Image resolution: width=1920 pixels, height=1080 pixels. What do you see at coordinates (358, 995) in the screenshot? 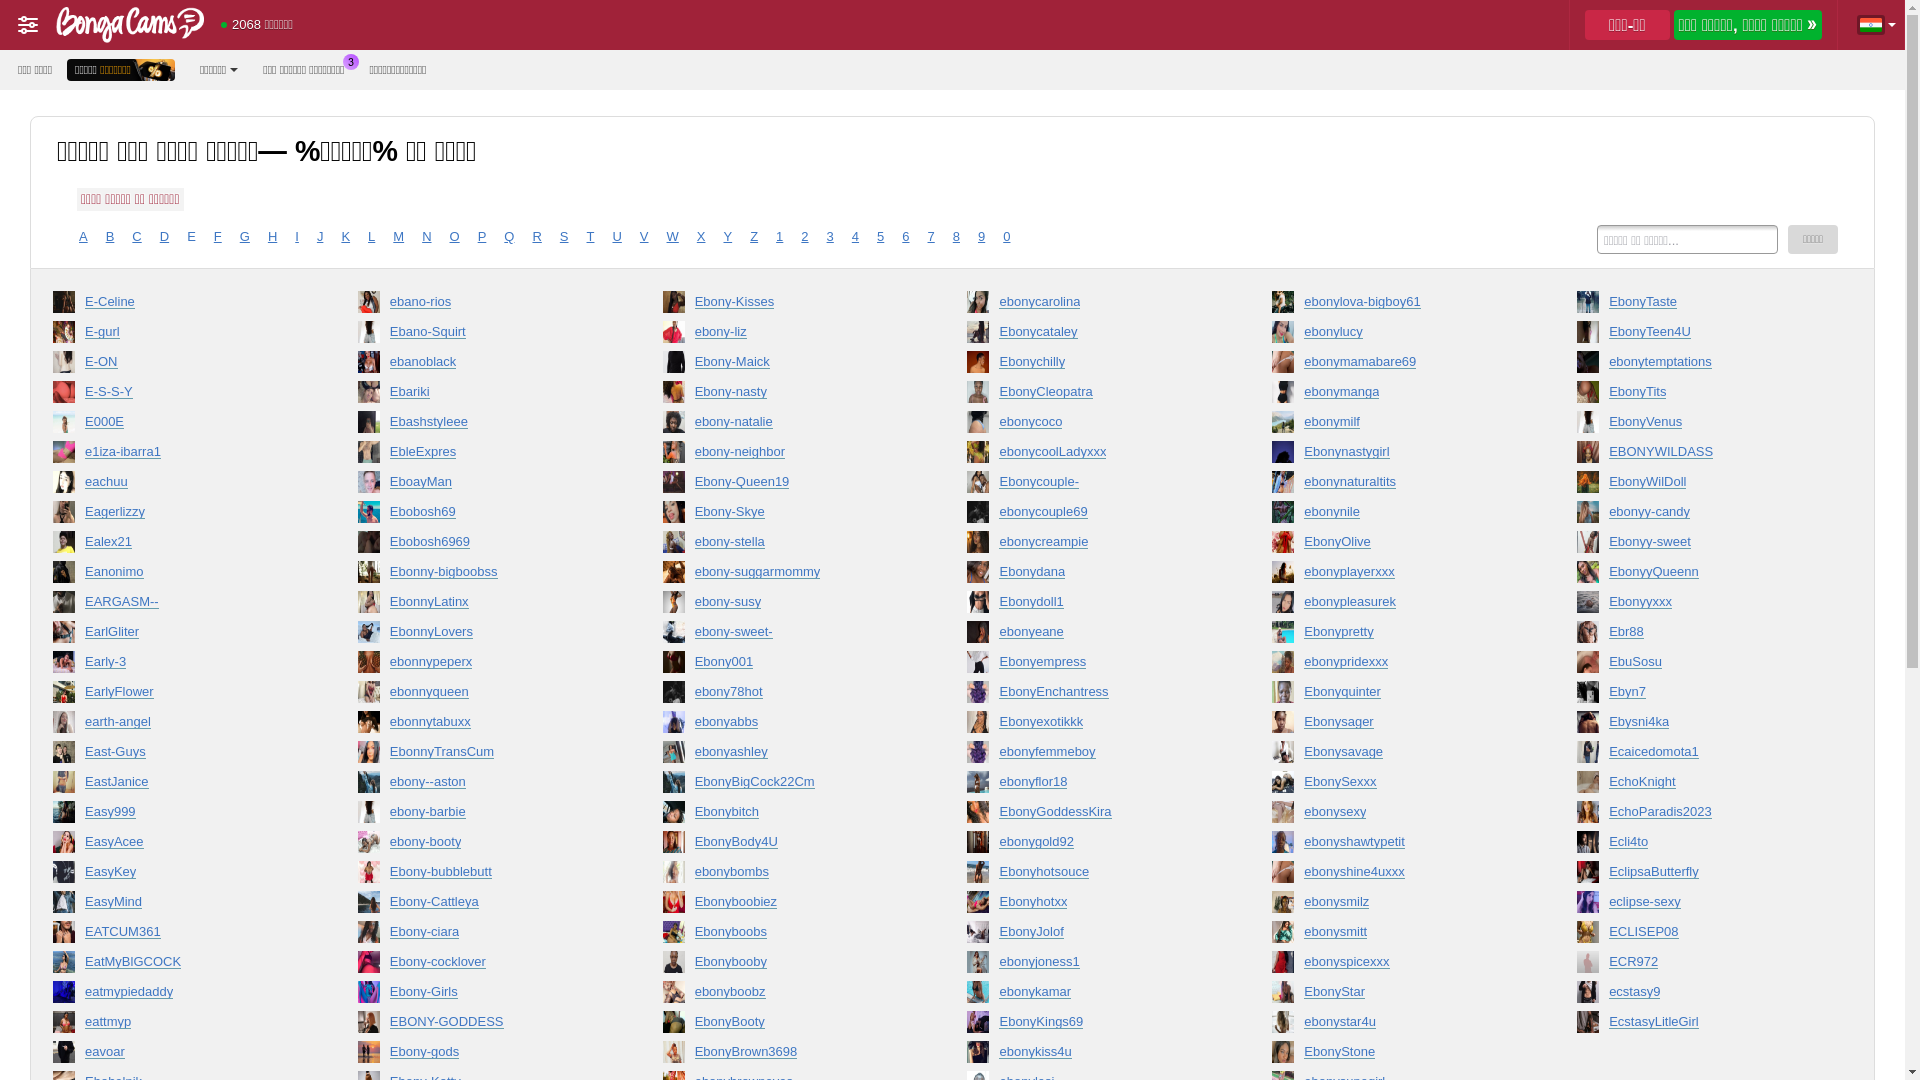
I see `'Ebony-Girls'` at bounding box center [358, 995].